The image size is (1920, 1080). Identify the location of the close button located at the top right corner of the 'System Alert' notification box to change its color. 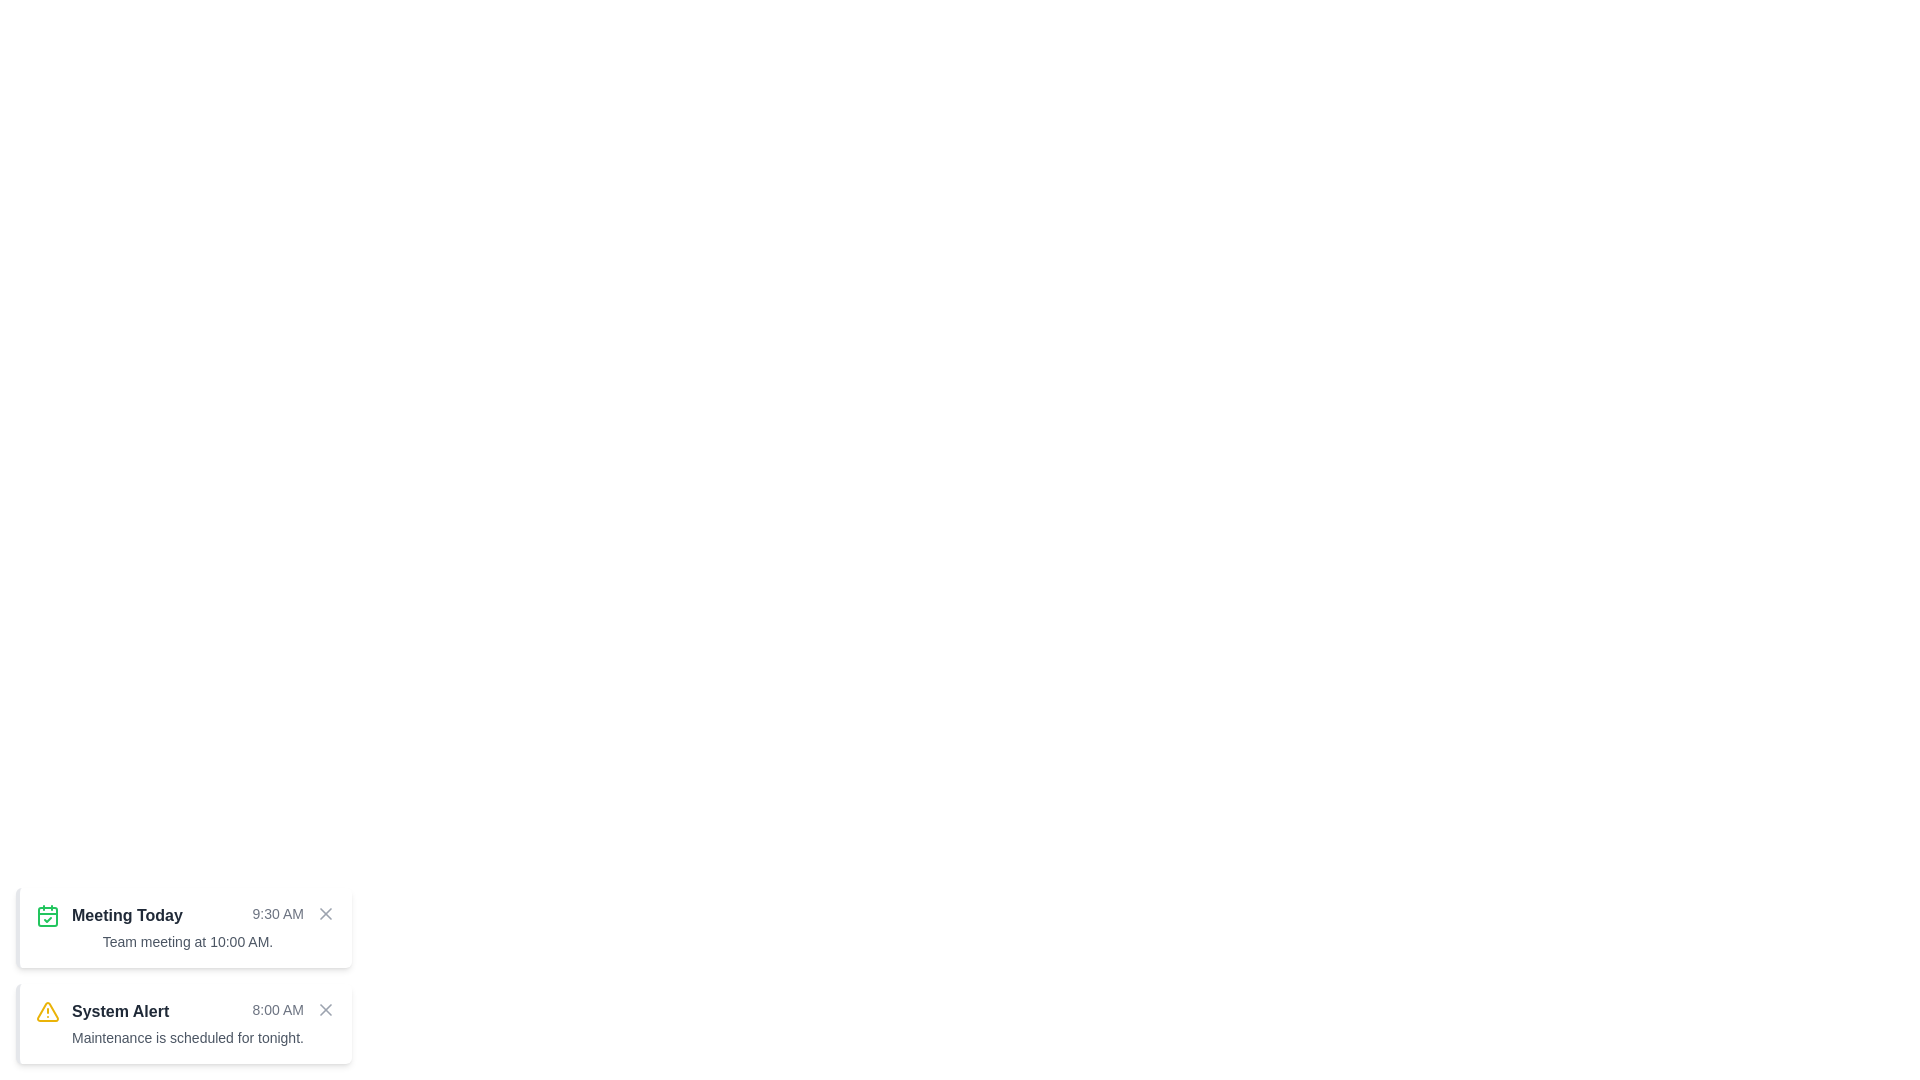
(326, 1010).